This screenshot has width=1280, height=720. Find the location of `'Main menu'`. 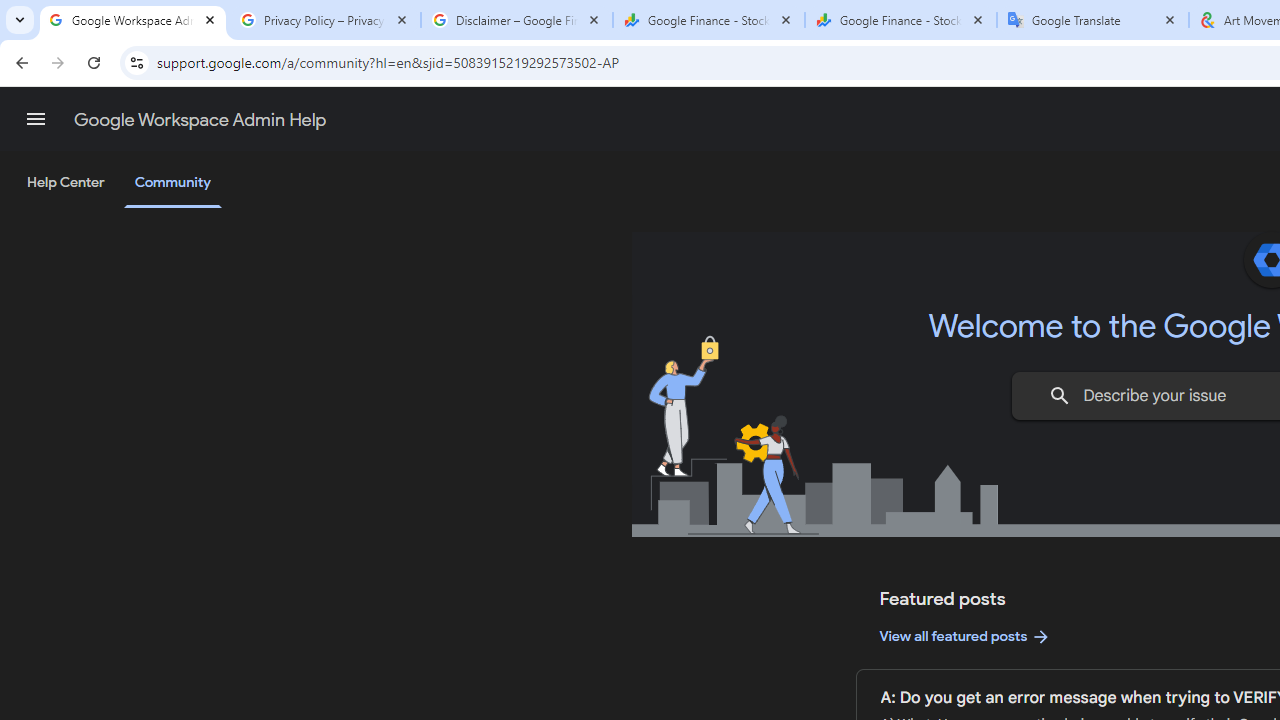

'Main menu' is located at coordinates (35, 119).